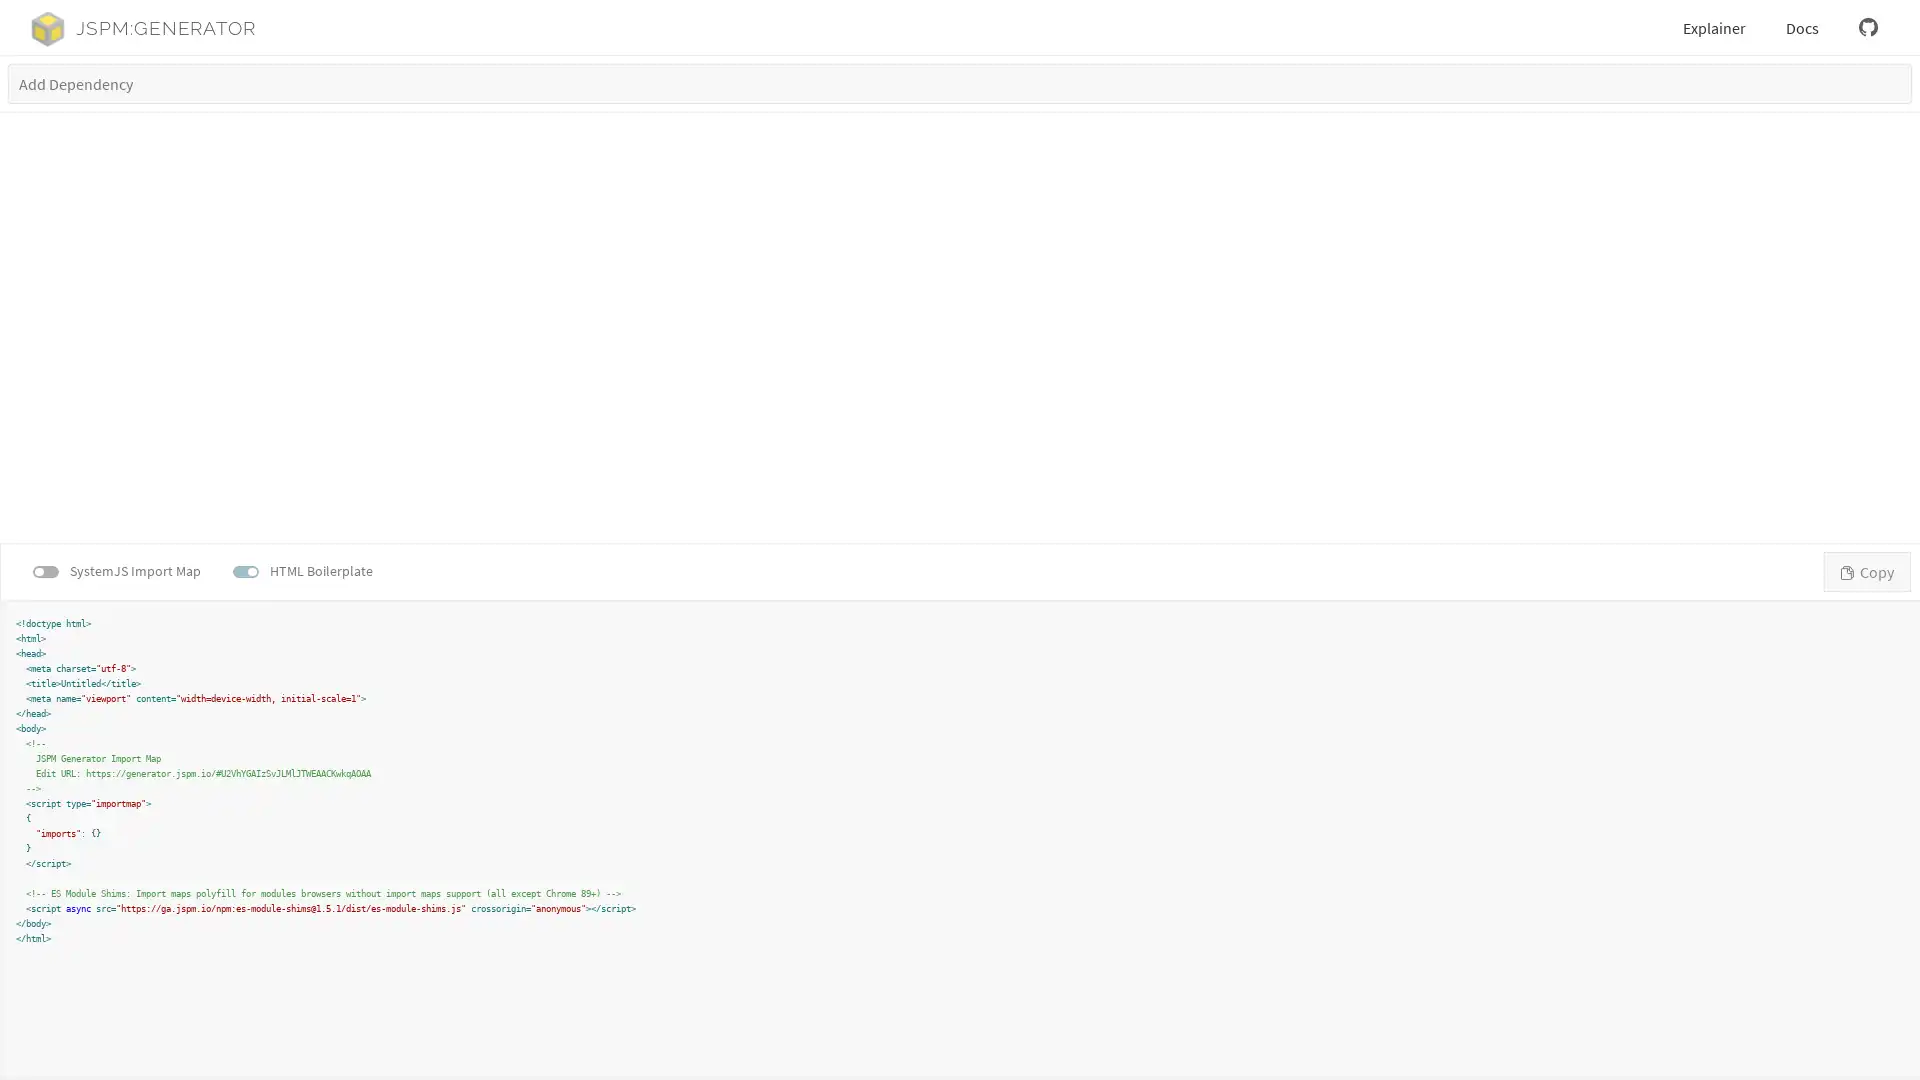 The height and width of the screenshot is (1080, 1920). Describe the element at coordinates (1866, 571) in the screenshot. I see `Copy` at that location.